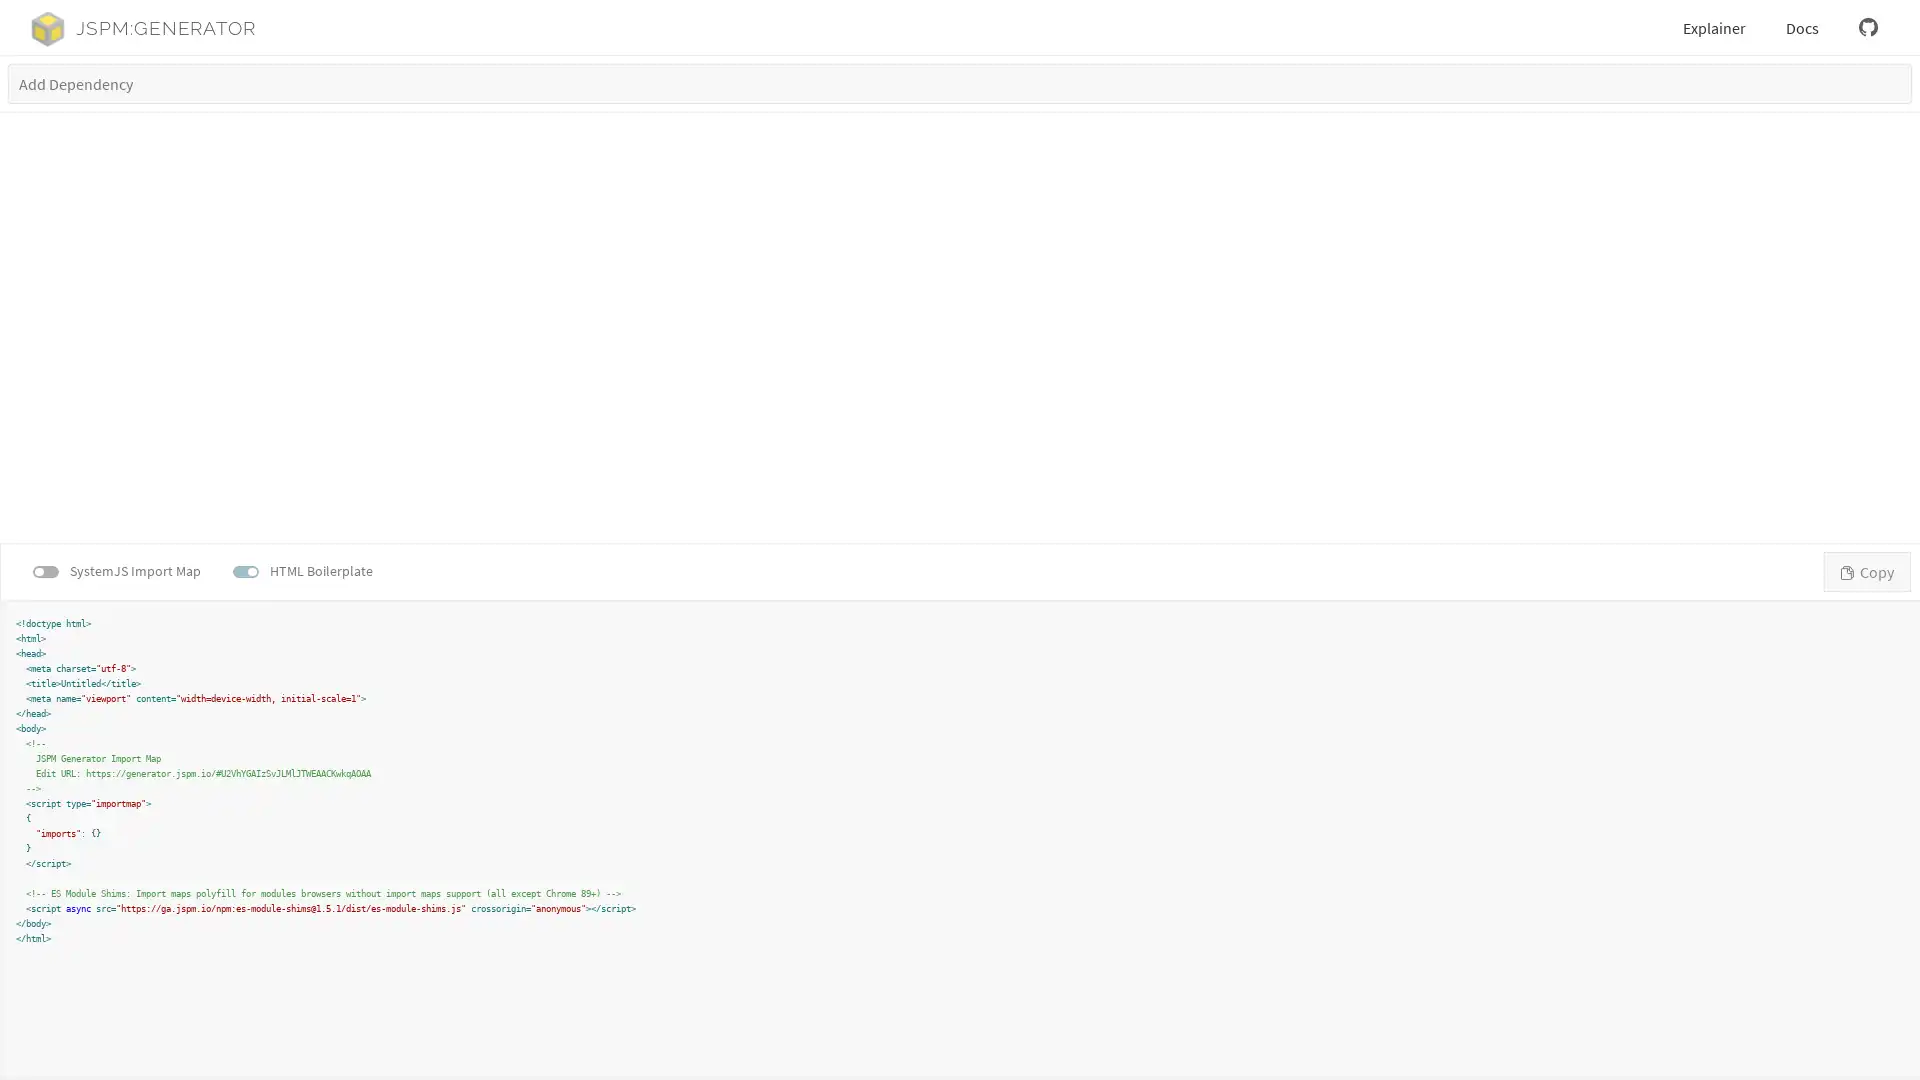 The height and width of the screenshot is (1080, 1920). Describe the element at coordinates (1866, 571) in the screenshot. I see `Copy` at that location.